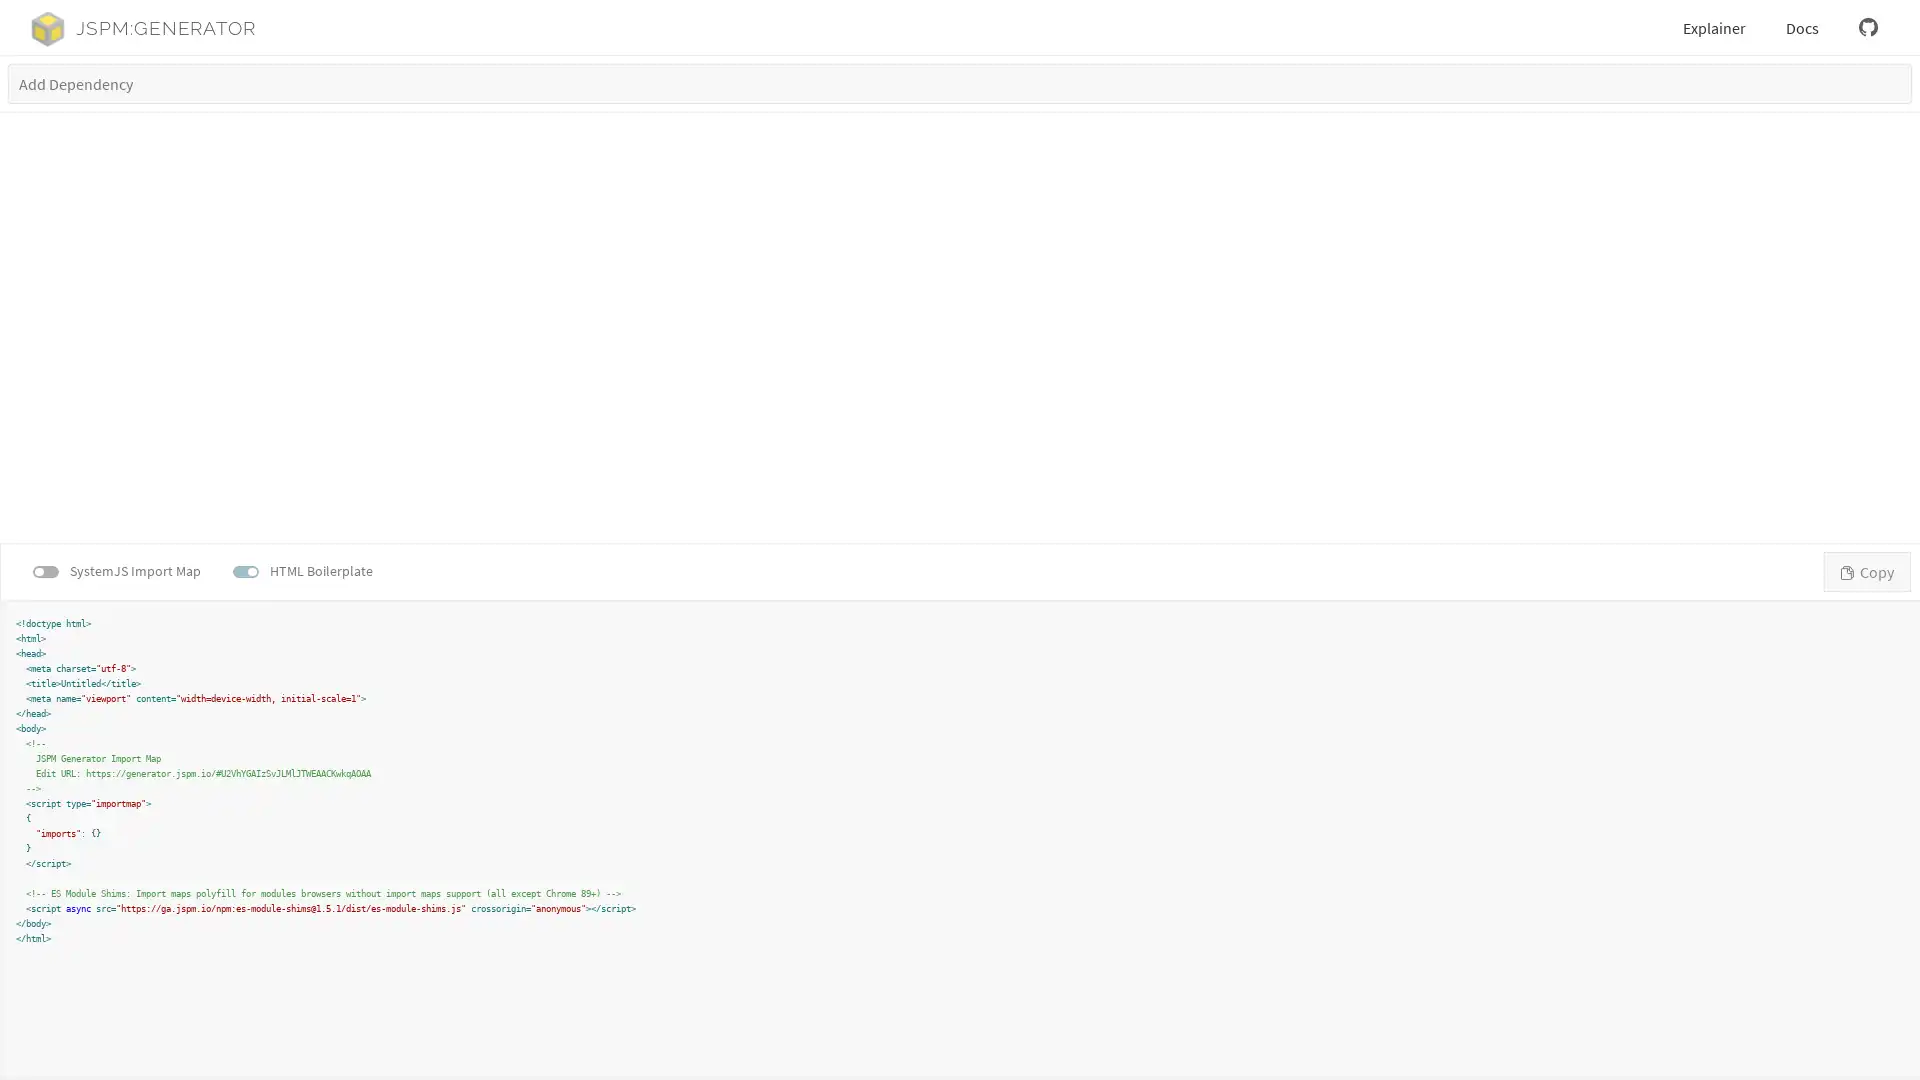 The height and width of the screenshot is (1080, 1920). Describe the element at coordinates (1866, 571) in the screenshot. I see `Copy` at that location.